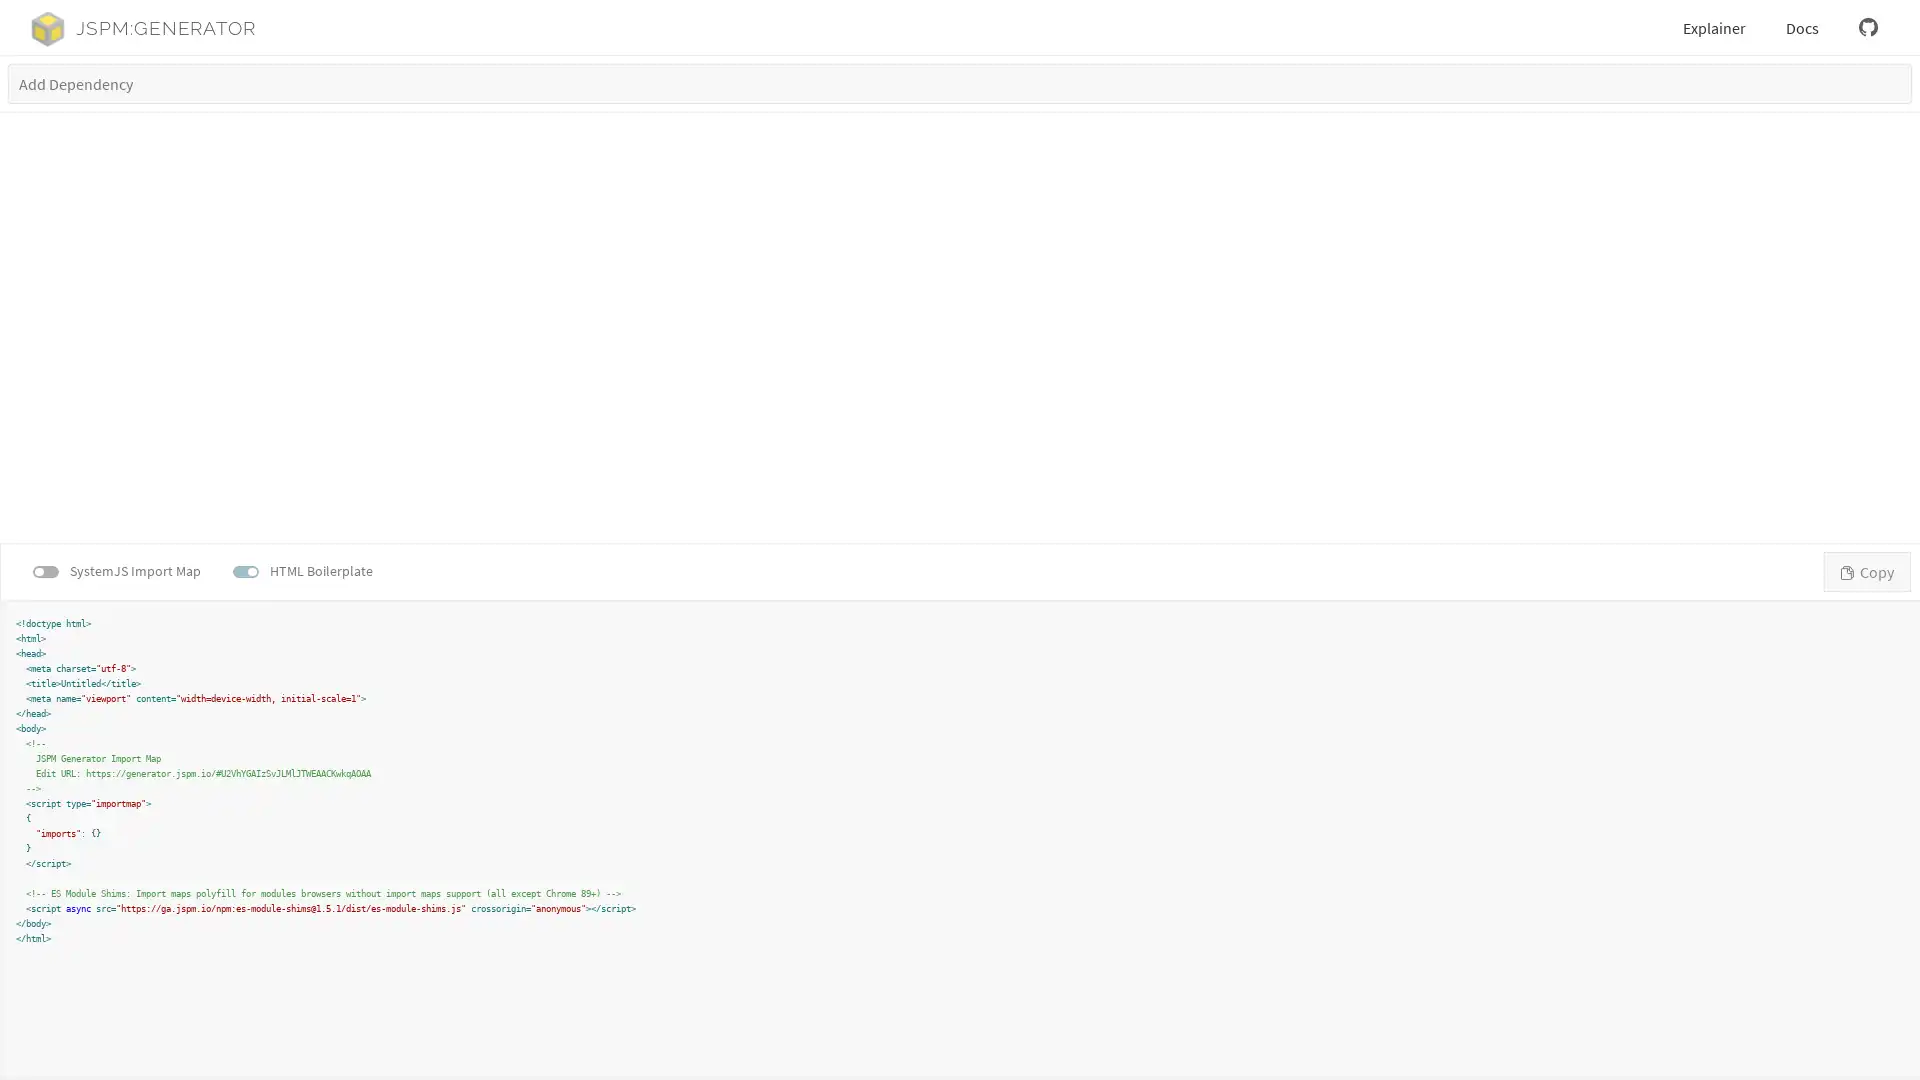 The height and width of the screenshot is (1080, 1920). Describe the element at coordinates (1866, 571) in the screenshot. I see `Copy` at that location.